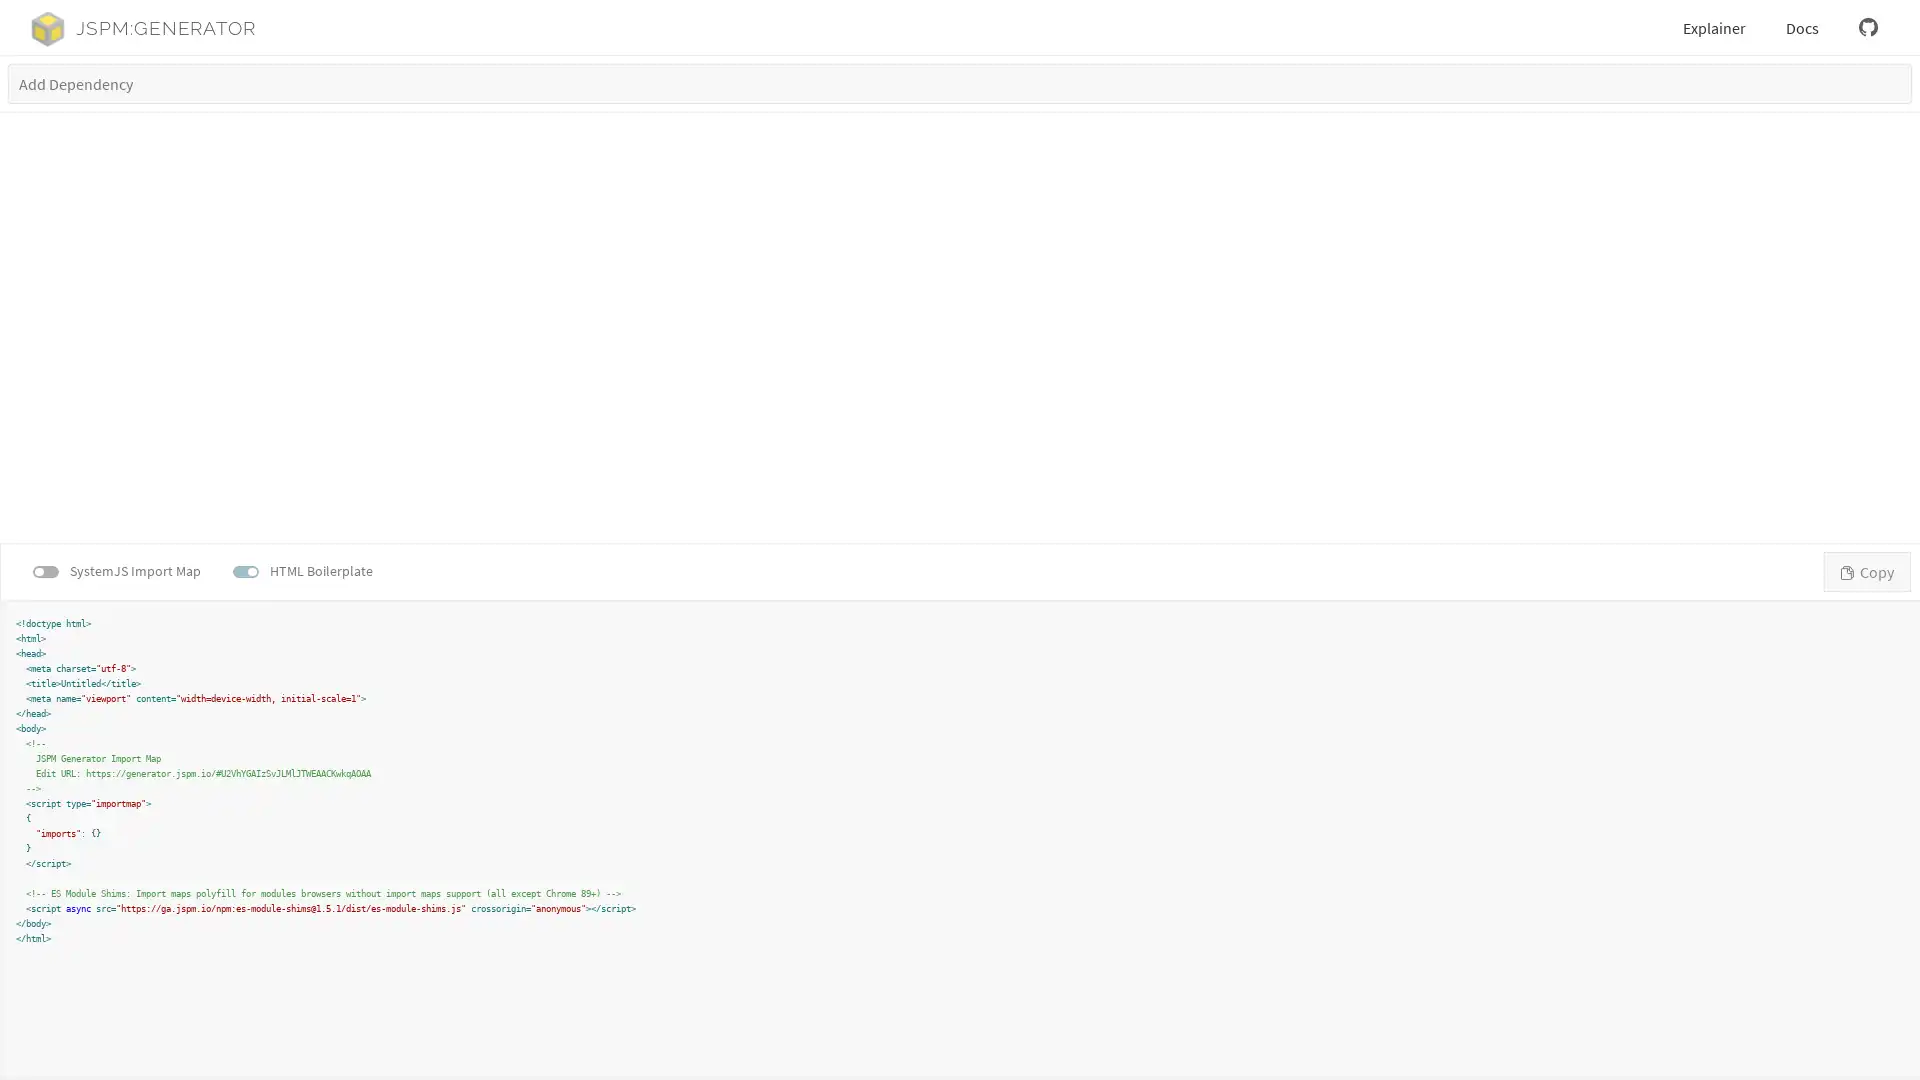 The height and width of the screenshot is (1080, 1920). Describe the element at coordinates (1866, 571) in the screenshot. I see `Copy` at that location.